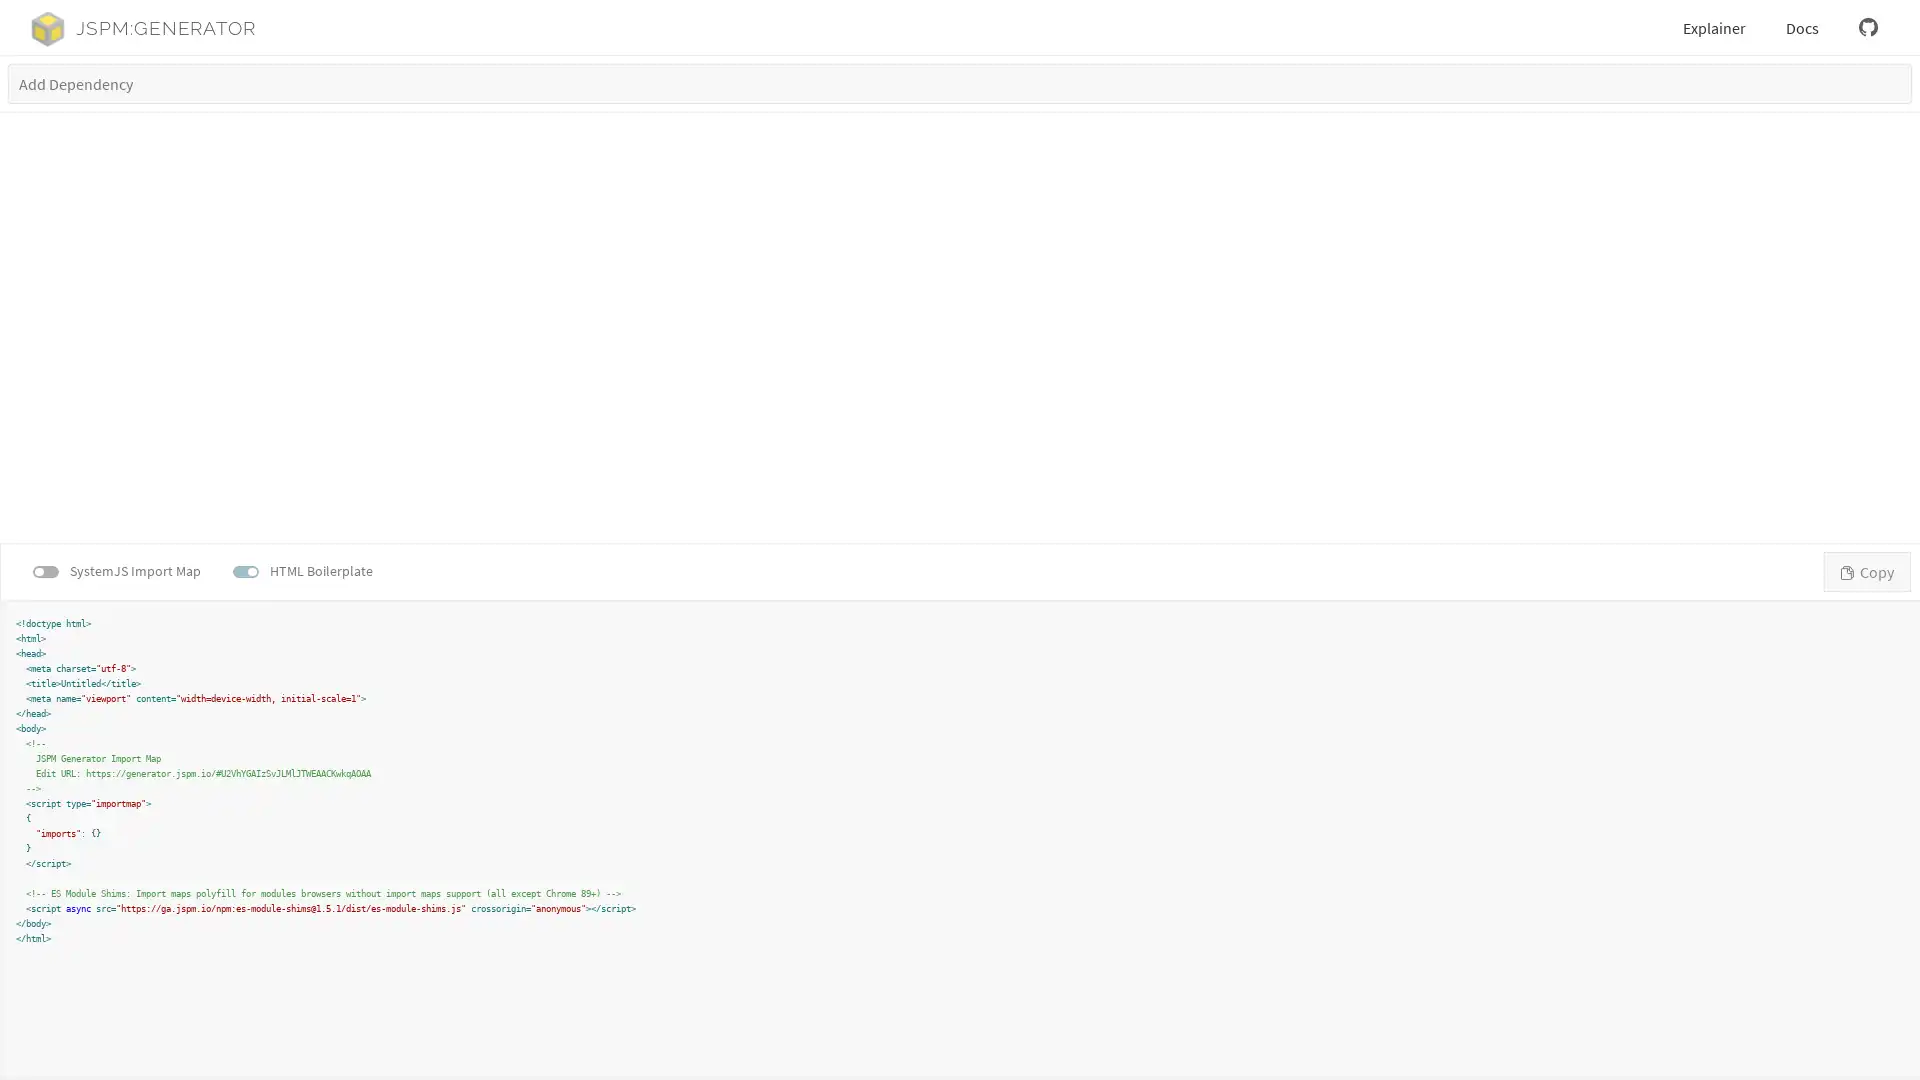 The height and width of the screenshot is (1080, 1920). Describe the element at coordinates (1866, 571) in the screenshot. I see `Copy` at that location.